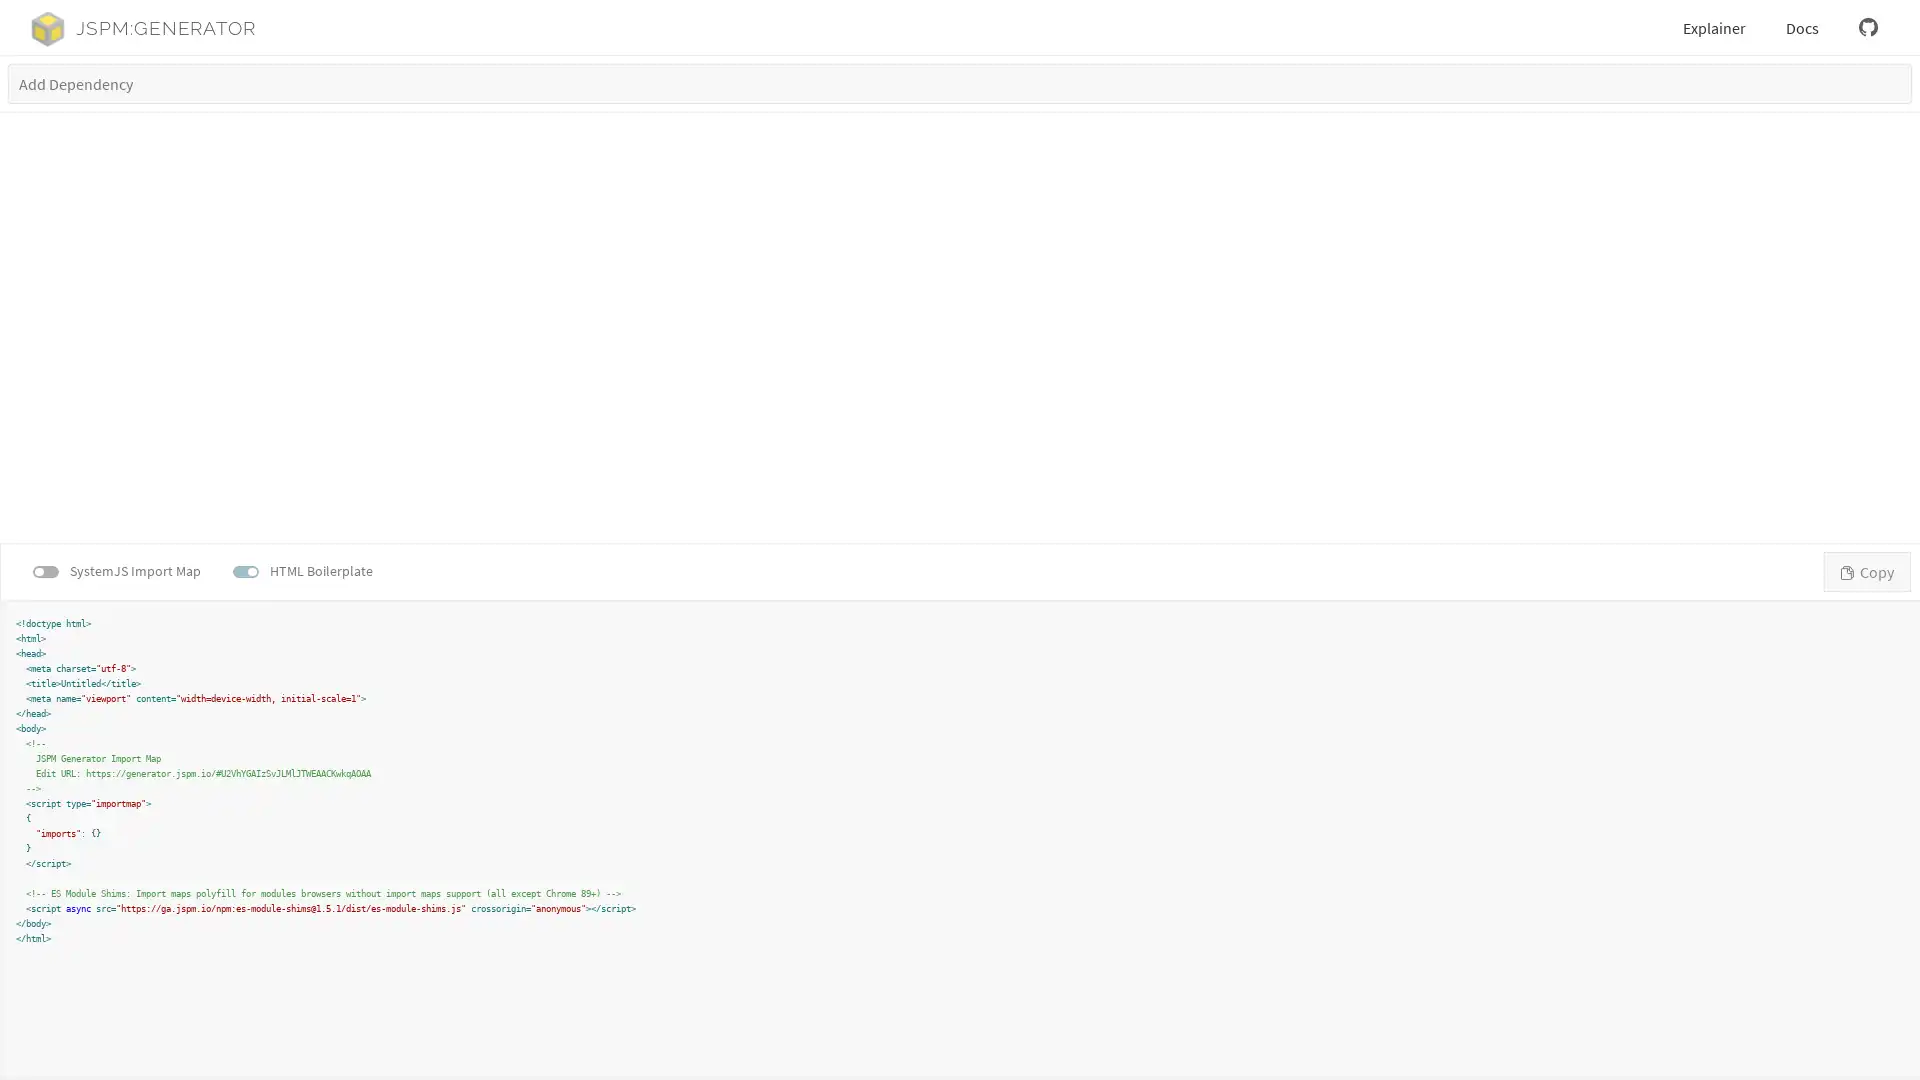 The height and width of the screenshot is (1080, 1920). Describe the element at coordinates (1866, 571) in the screenshot. I see `Copy` at that location.